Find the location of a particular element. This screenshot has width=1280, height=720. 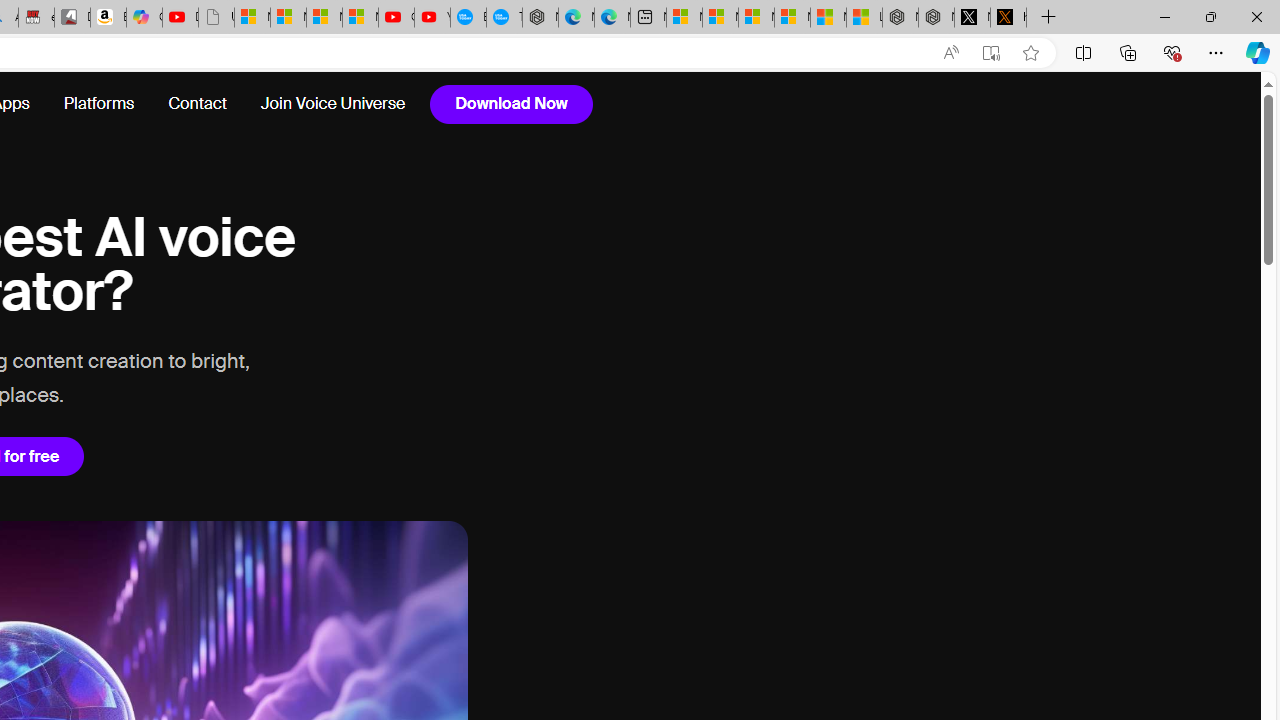

'Platforms' is located at coordinates (98, 104).